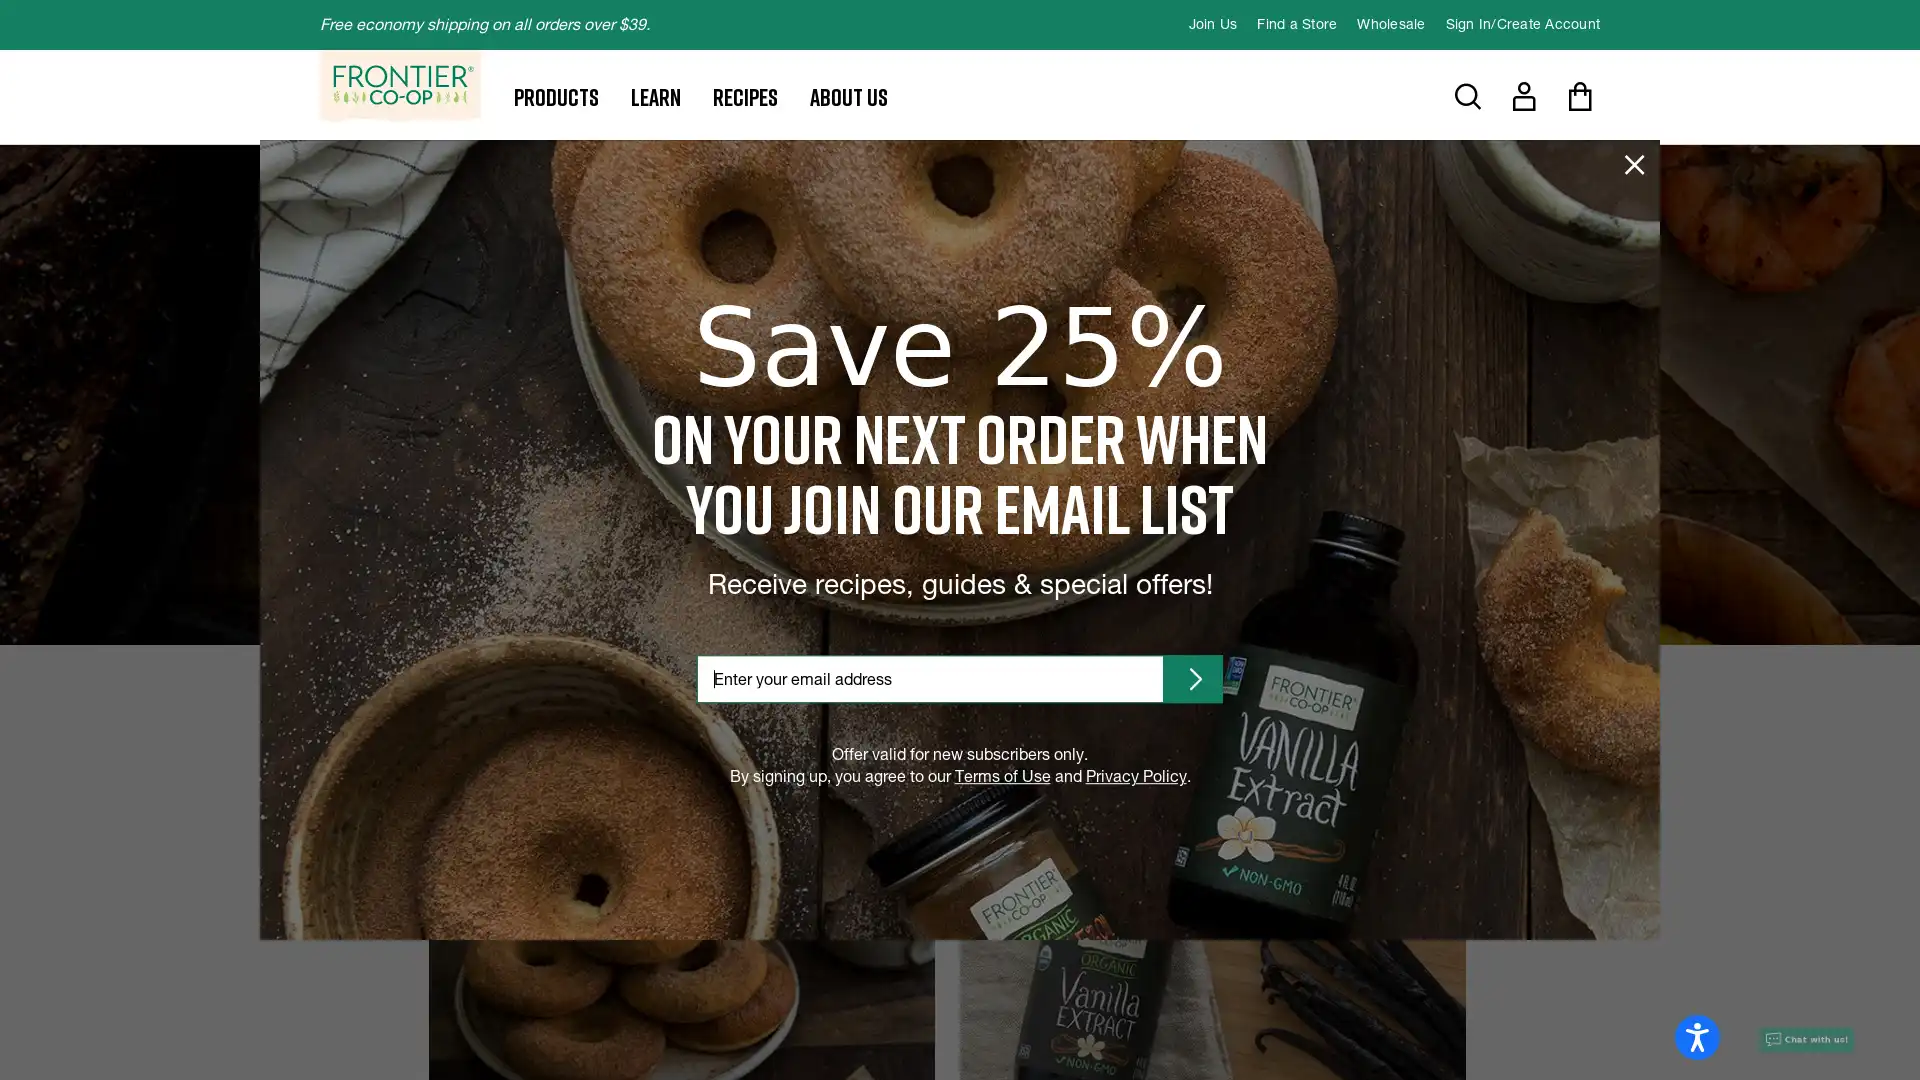 Image resolution: width=1920 pixels, height=1080 pixels. I want to click on Chat with us!, so click(1805, 1039).